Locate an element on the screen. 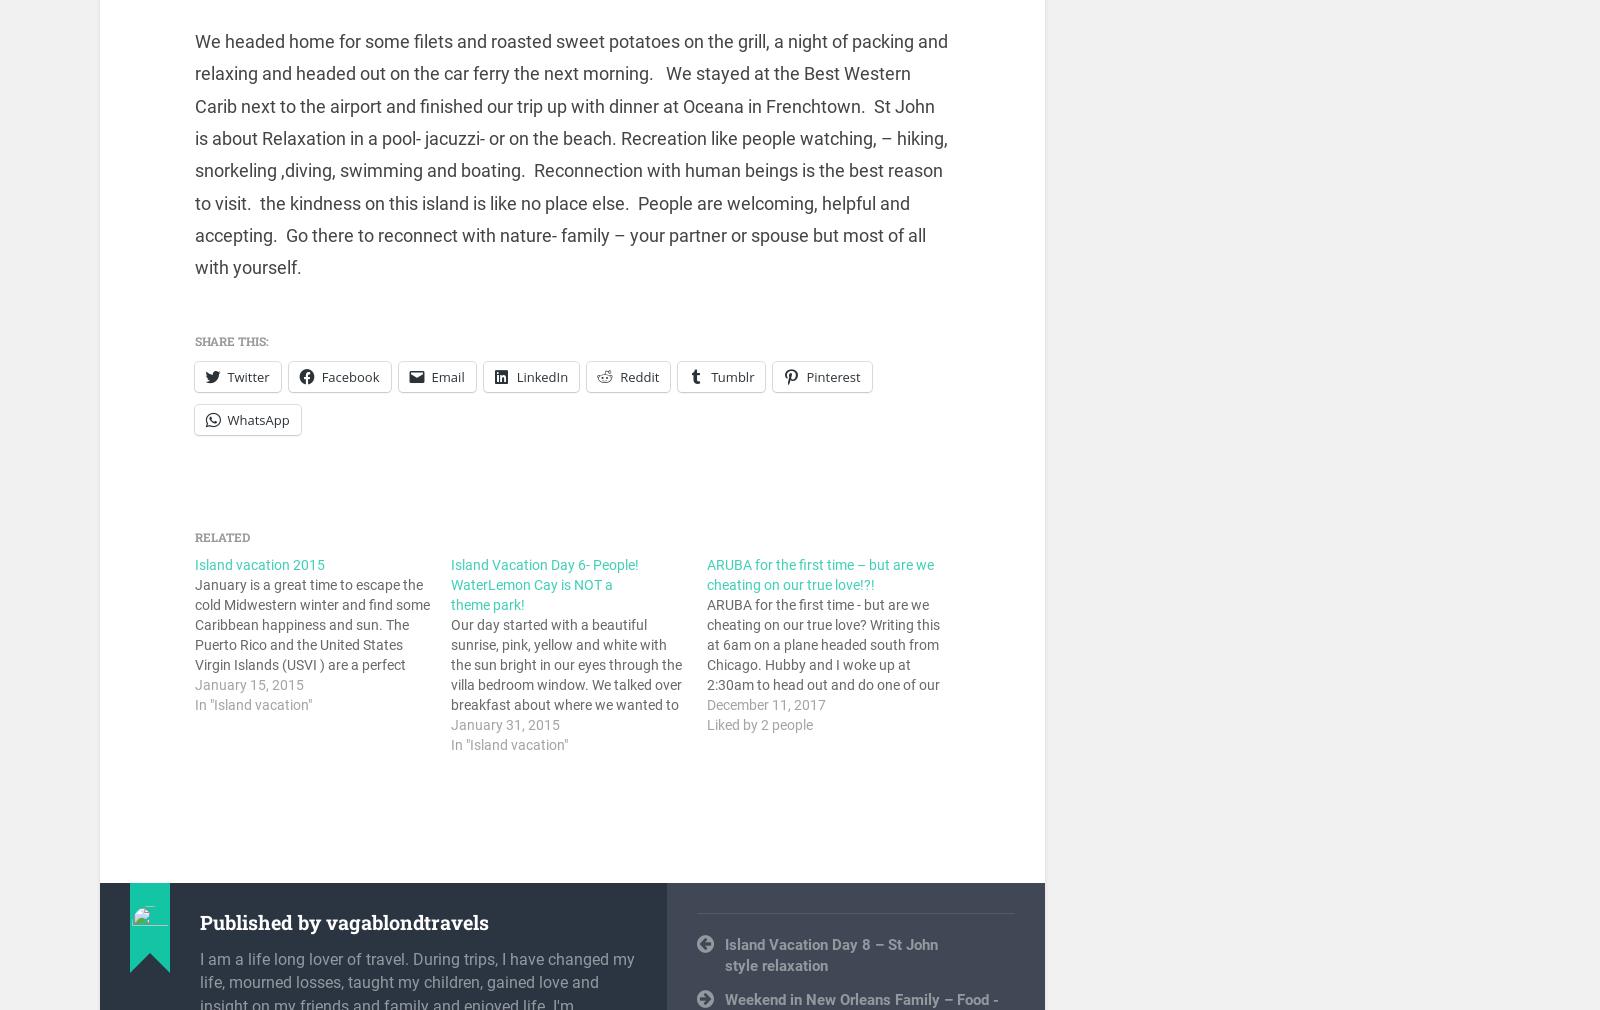  '#islandvacation' is located at coordinates (724, 924).